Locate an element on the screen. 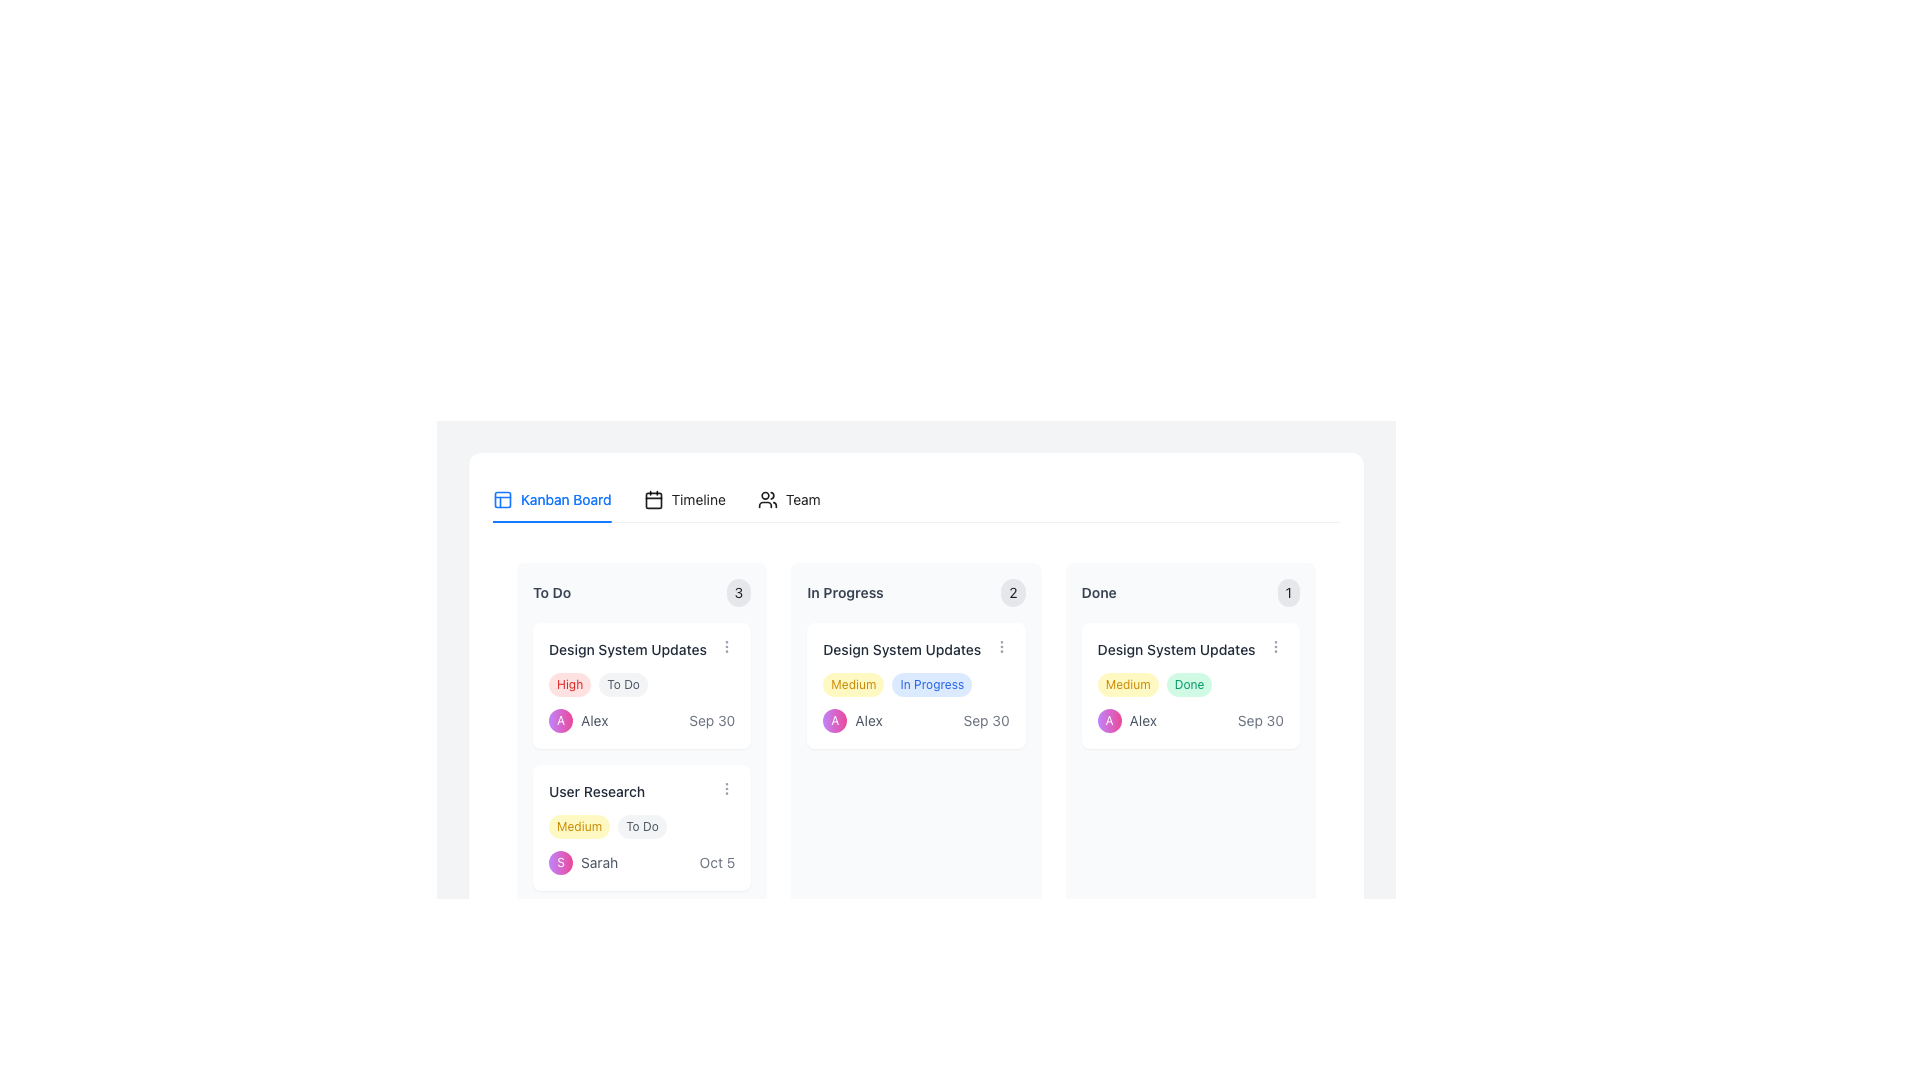 The image size is (1920, 1080). text label displaying the name 'Sarah' located in the lower part of the 'User Research' card under the 'To Do' column, positioned to the right of a circular badge with the initial 'S' is located at coordinates (598, 862).